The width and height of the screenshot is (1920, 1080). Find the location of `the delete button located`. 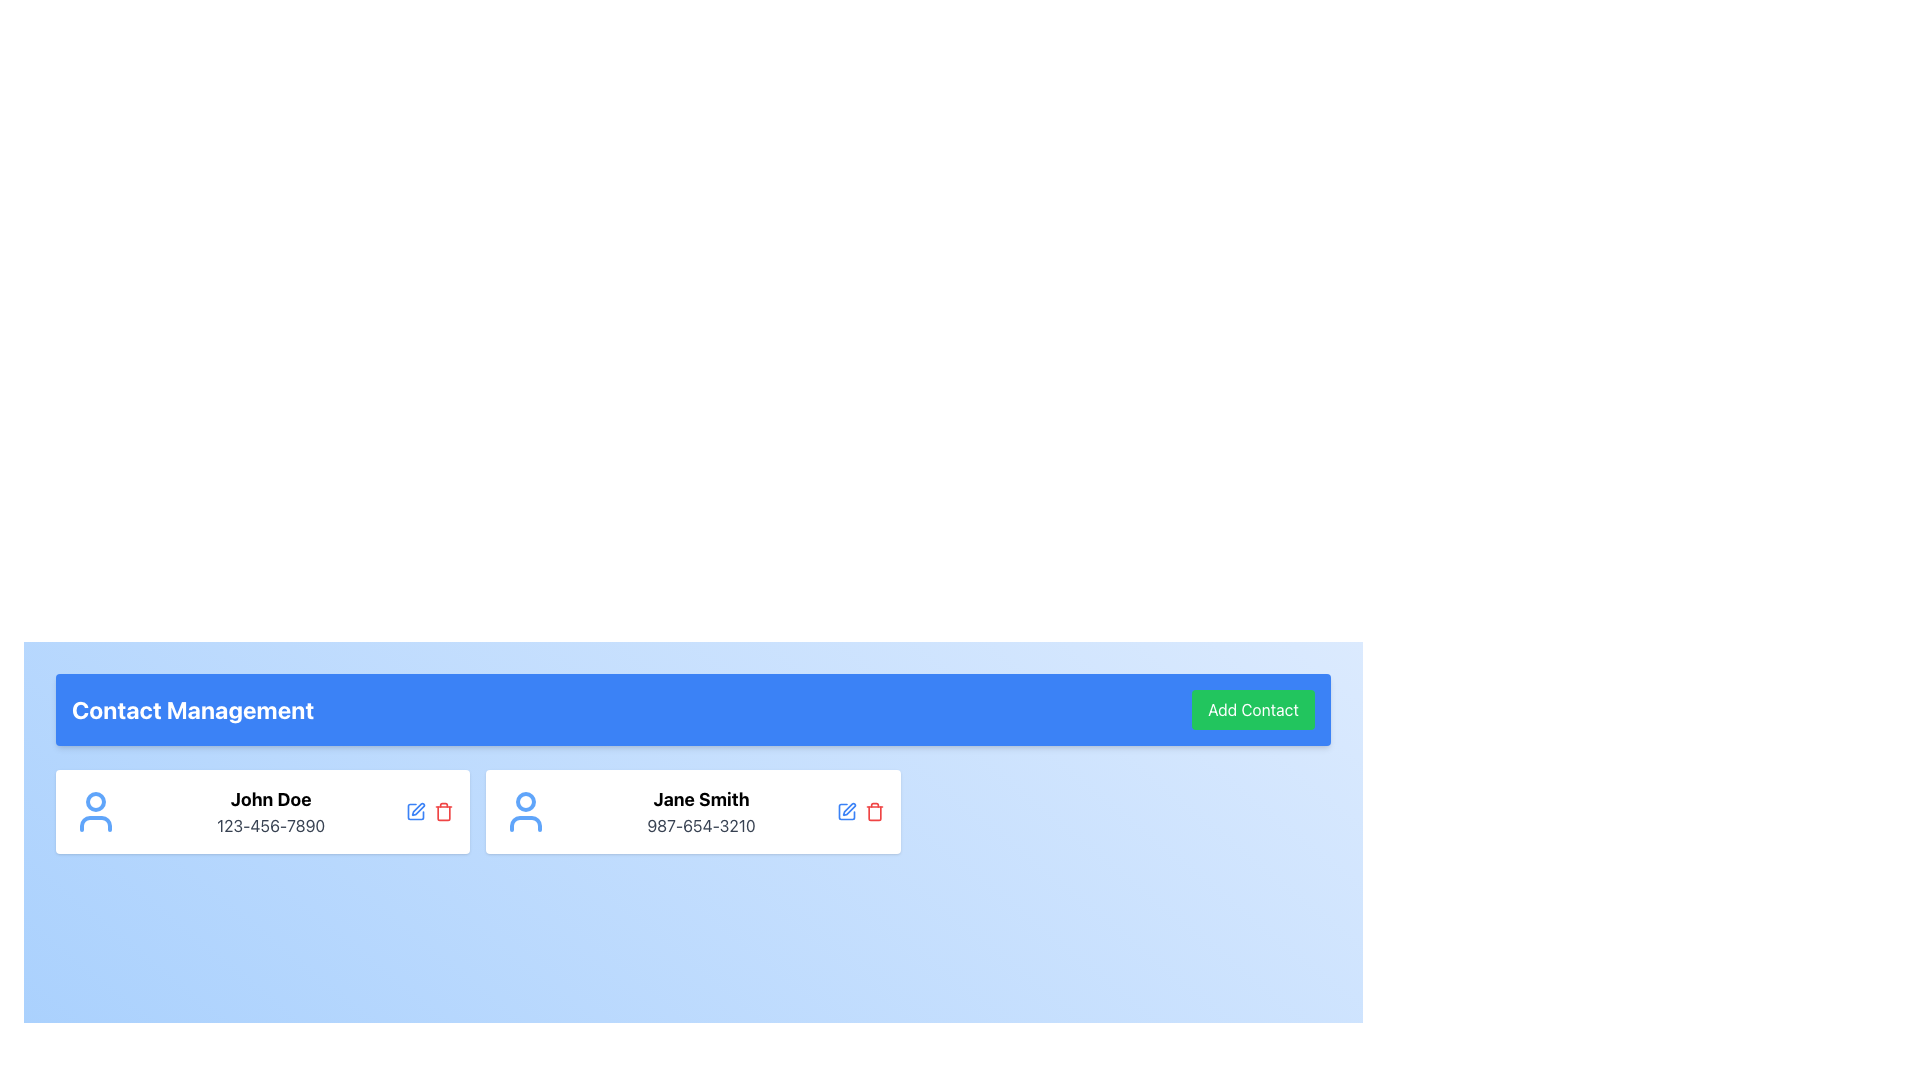

the delete button located is located at coordinates (443, 812).